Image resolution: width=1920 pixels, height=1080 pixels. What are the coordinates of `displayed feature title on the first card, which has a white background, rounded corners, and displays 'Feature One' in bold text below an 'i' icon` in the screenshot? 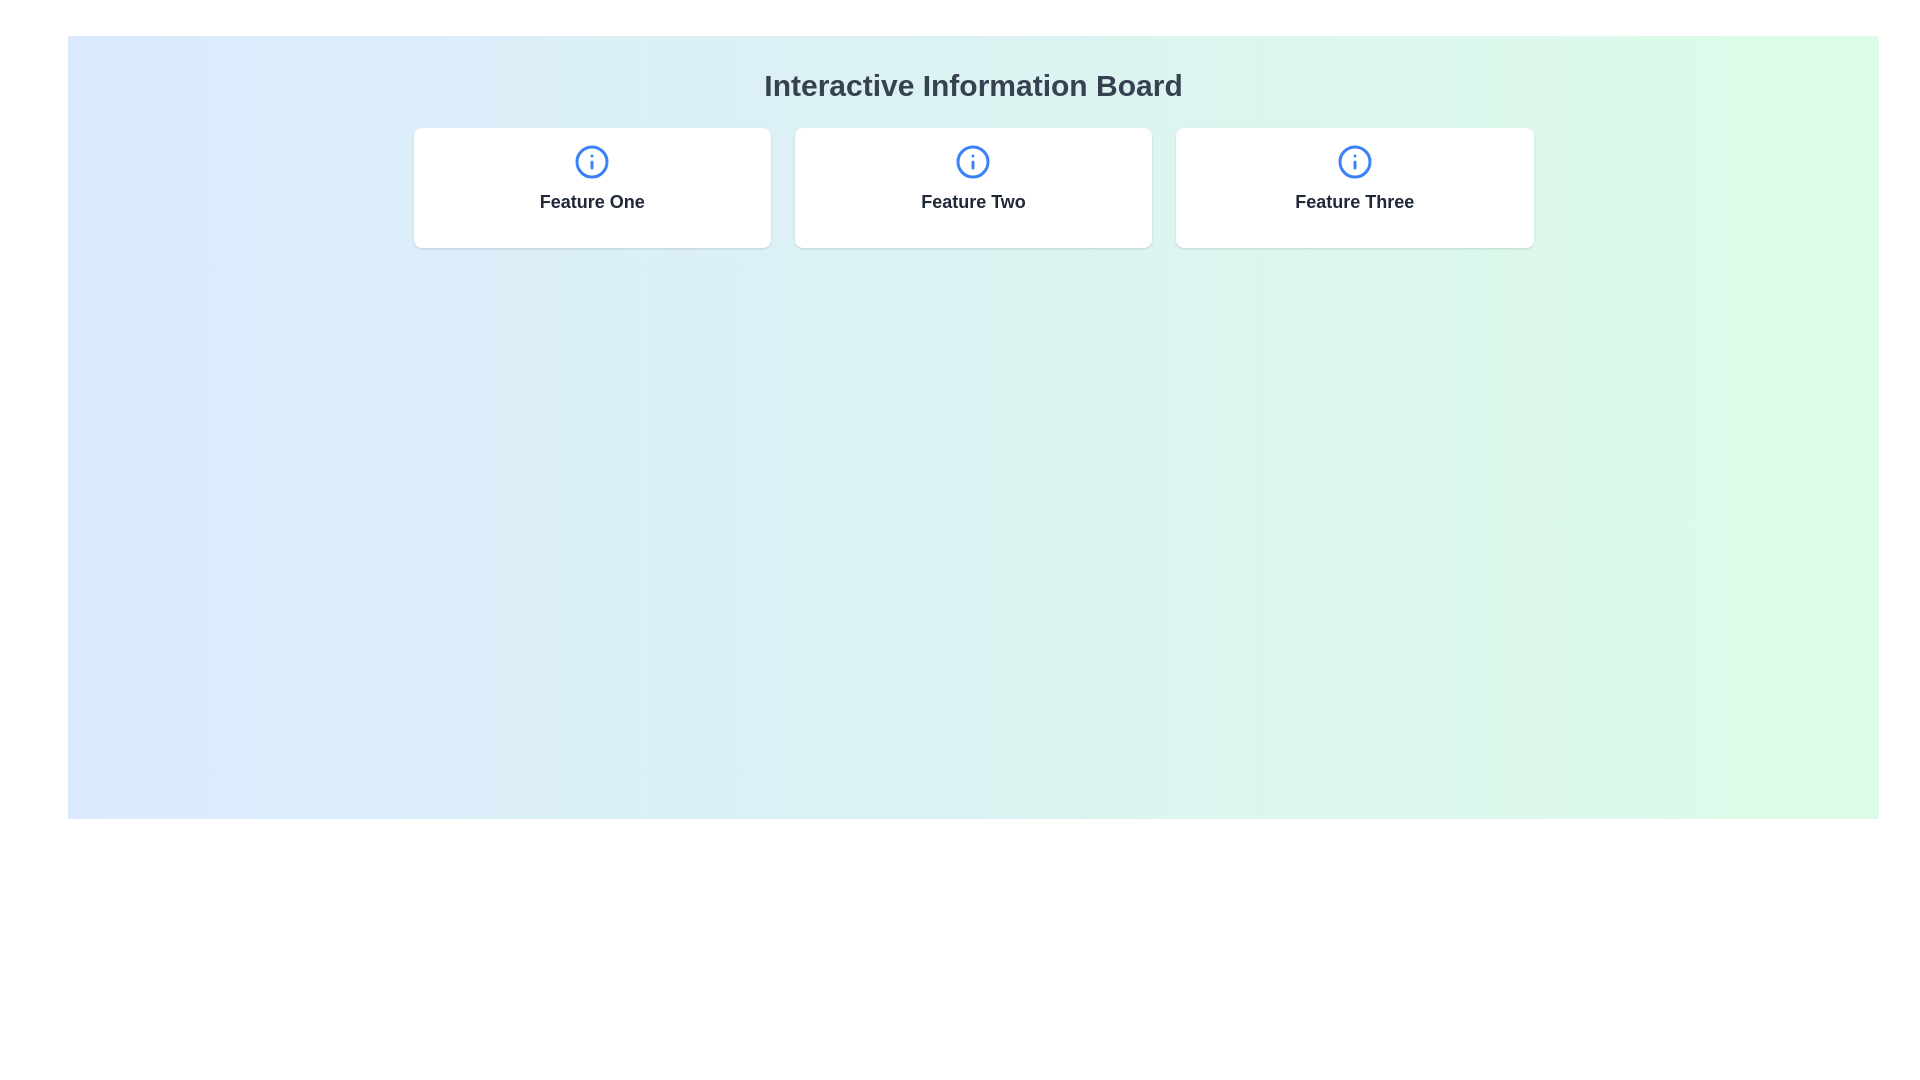 It's located at (591, 188).